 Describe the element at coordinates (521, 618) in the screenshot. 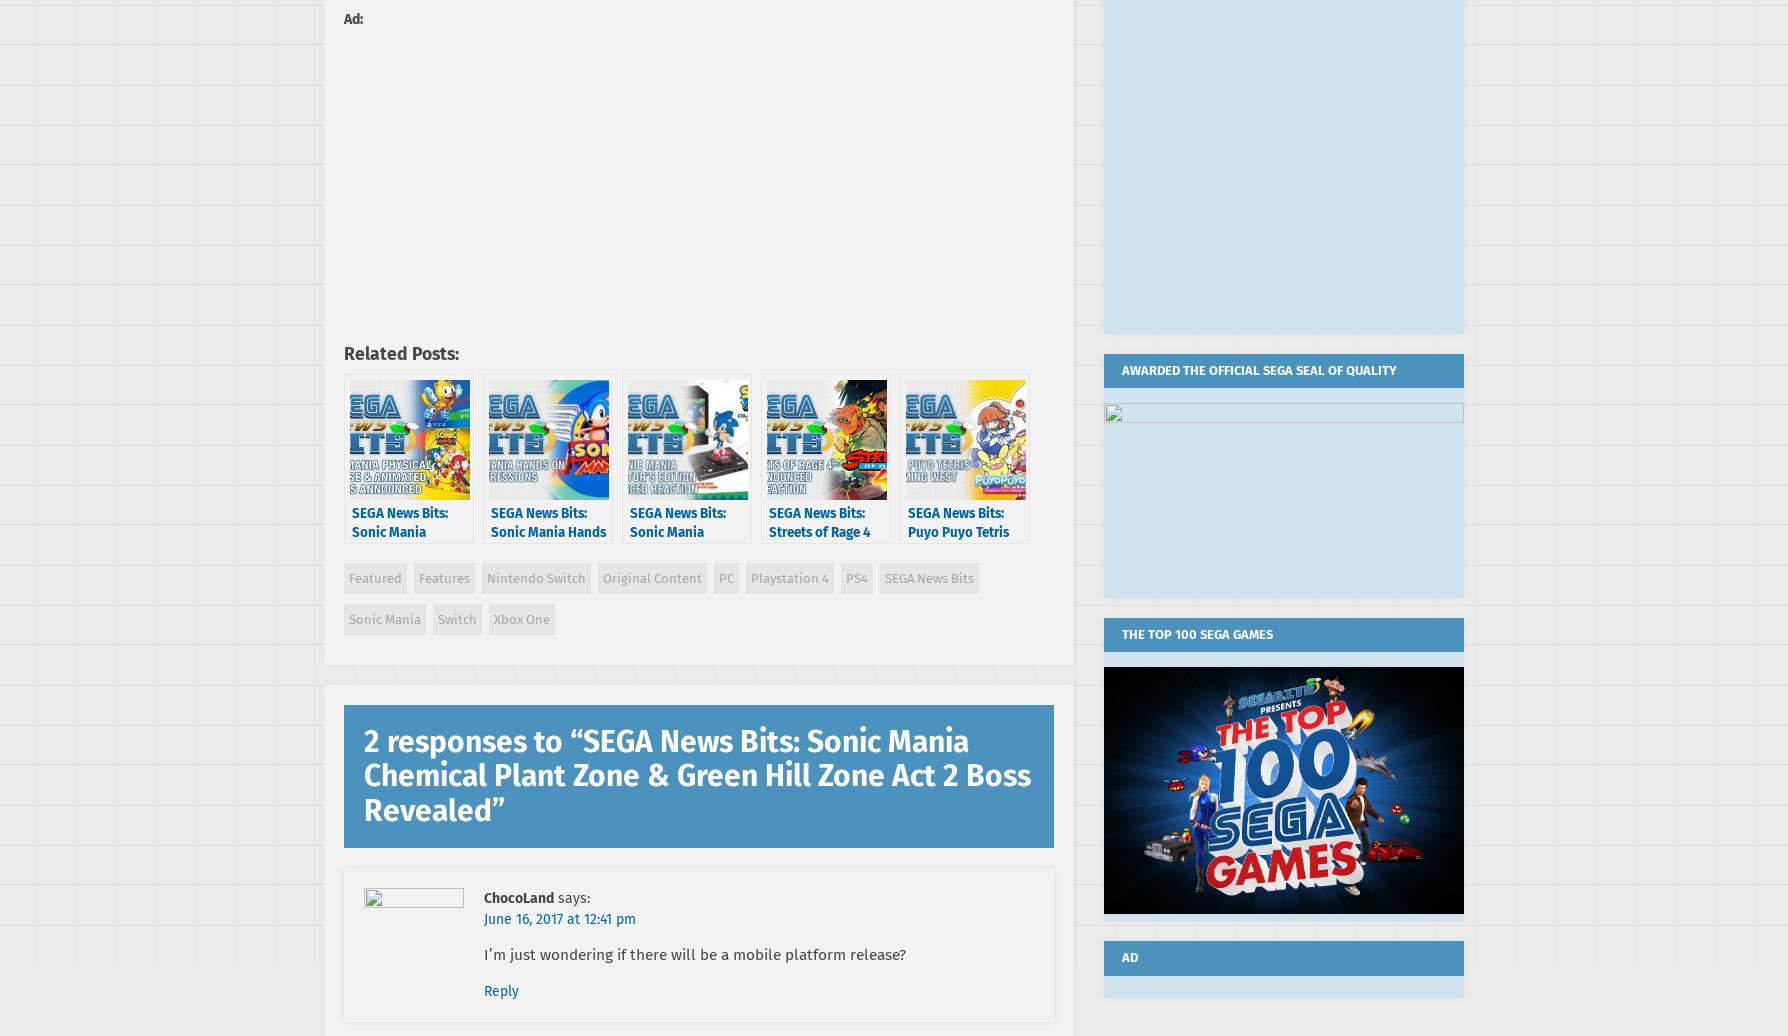

I see `'Xbox One'` at that location.